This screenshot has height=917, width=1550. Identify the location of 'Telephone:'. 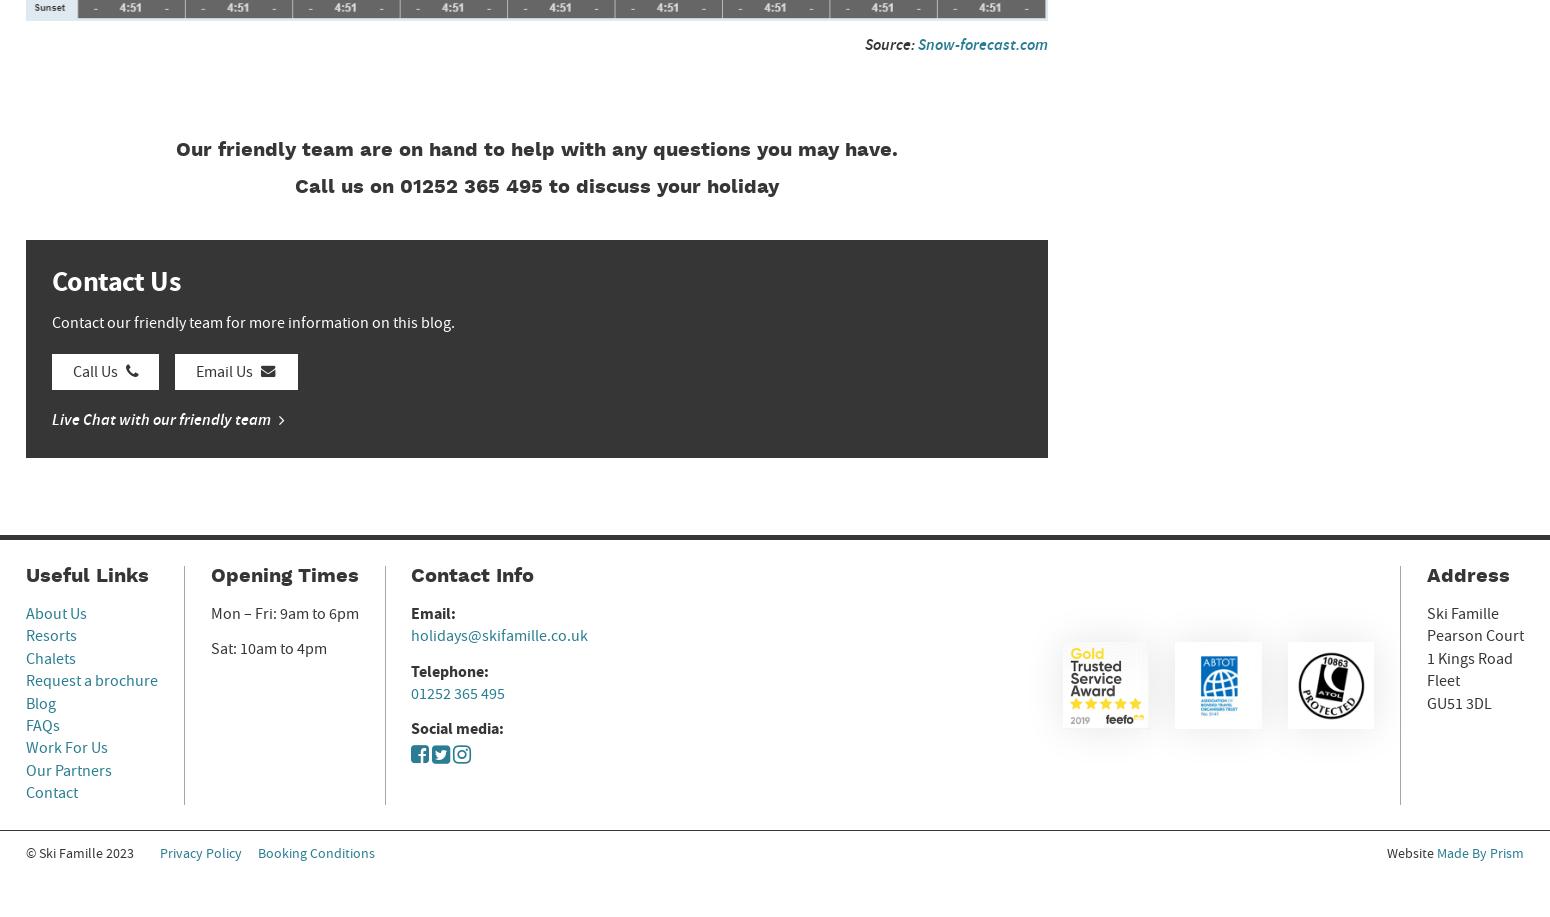
(449, 670).